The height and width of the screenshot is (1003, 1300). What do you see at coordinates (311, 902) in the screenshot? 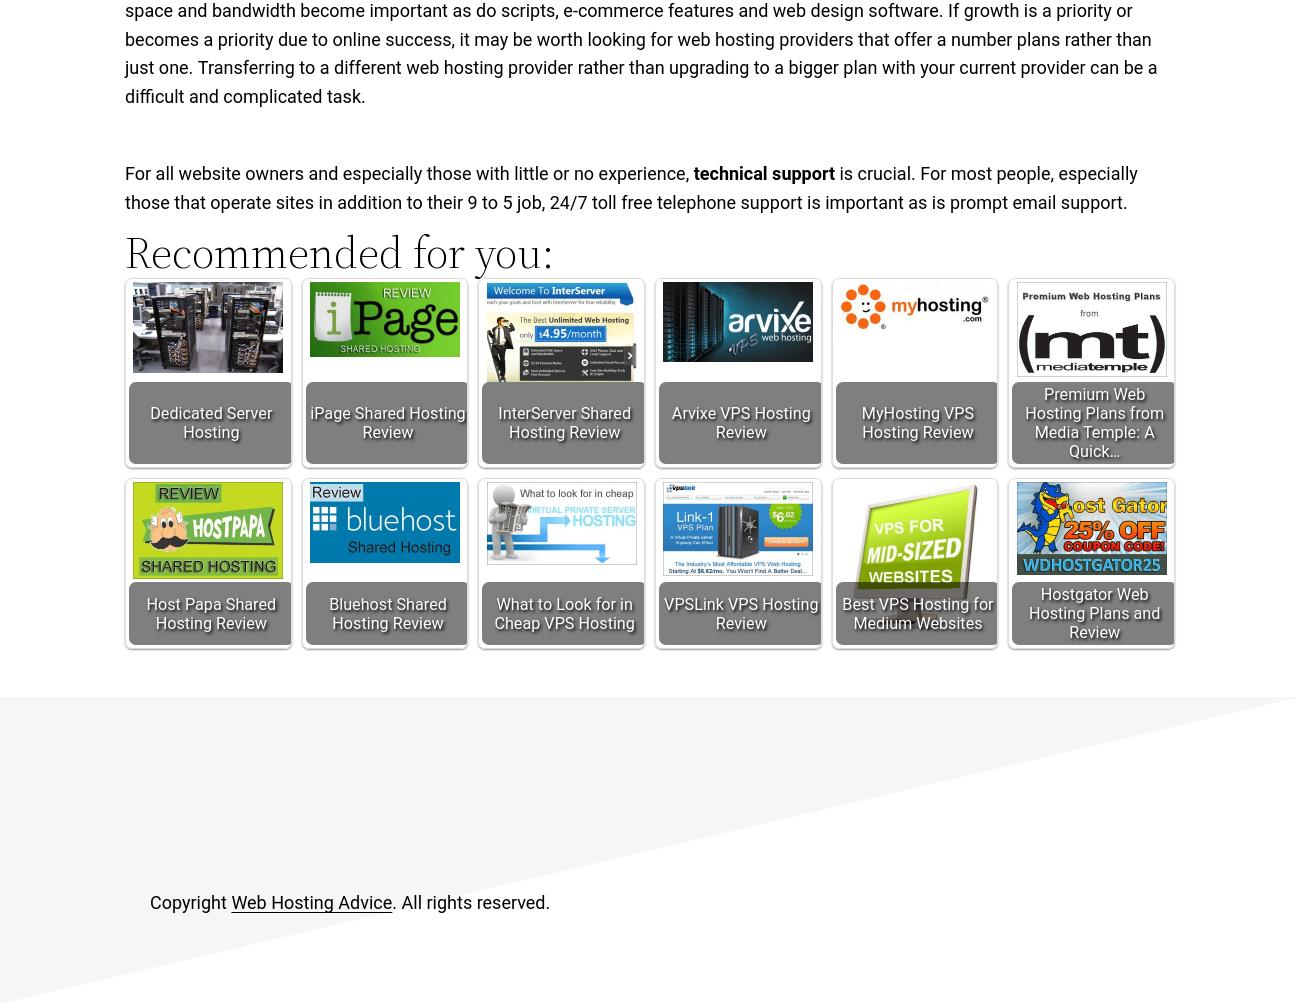
I see `'Web Hosting Advice'` at bounding box center [311, 902].